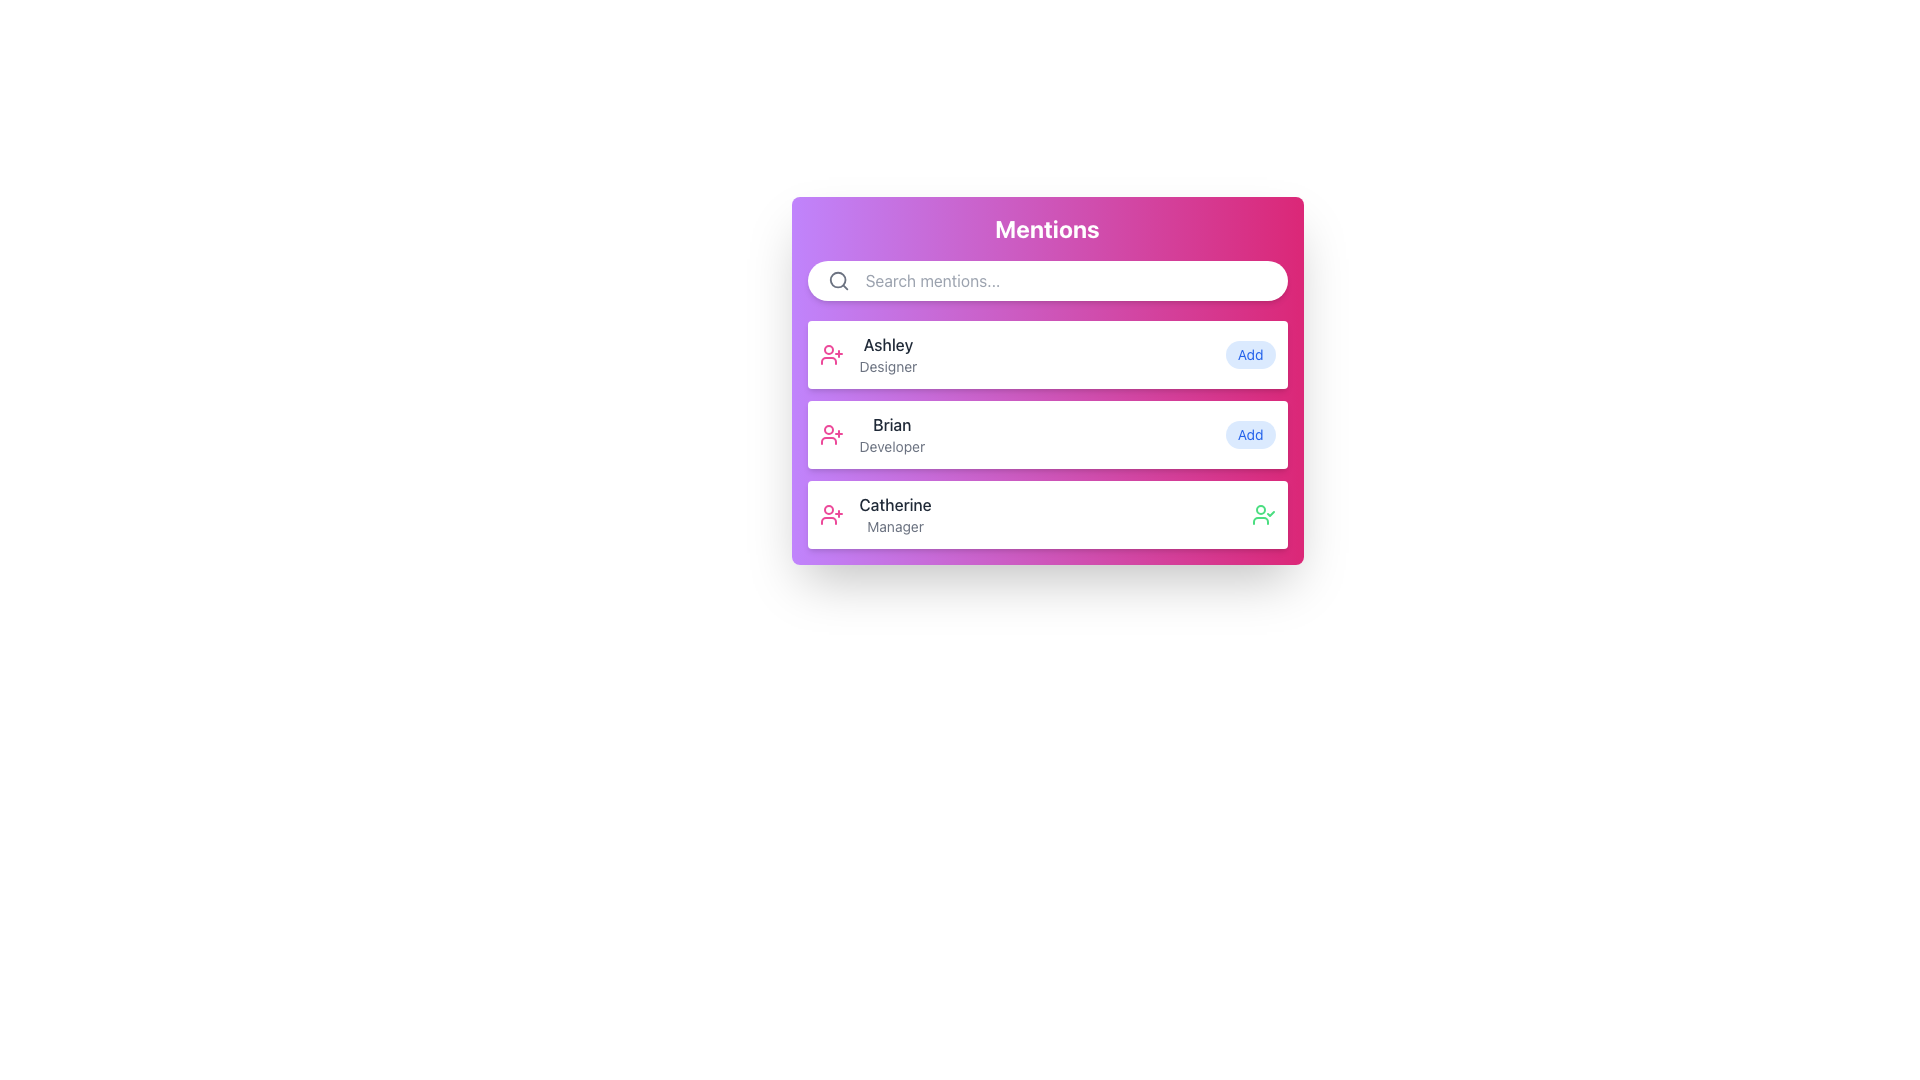 This screenshot has width=1920, height=1080. I want to click on the text label identifying 'Catherine' as 'Manager', located in the third row of the list in the 'Mentions' interface, directly below the name 'Catherine', so click(894, 526).